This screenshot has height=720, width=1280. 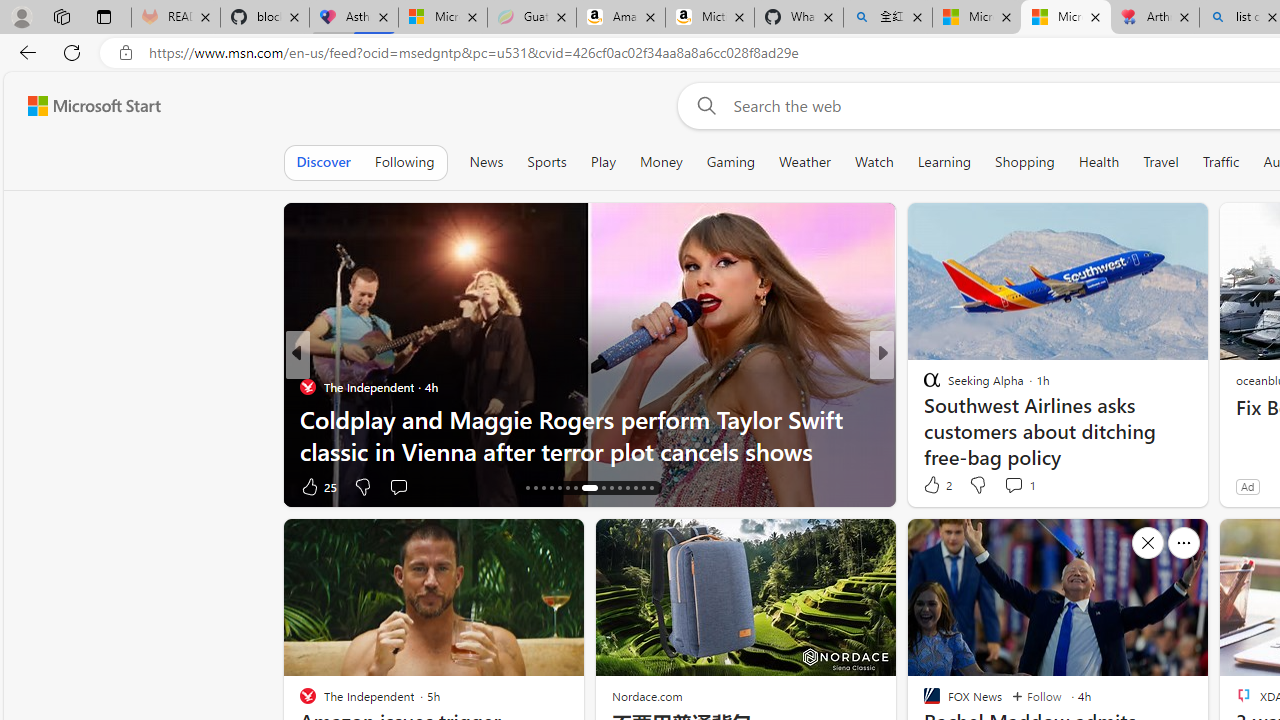 I want to click on 'AutomationID: tab-20', so click(x=560, y=488).